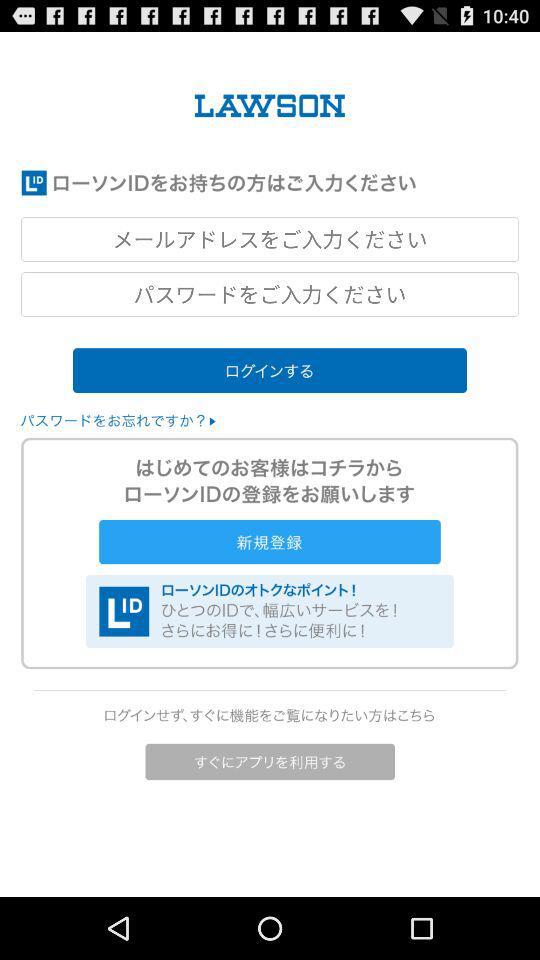 Image resolution: width=540 pixels, height=960 pixels. Describe the element at coordinates (270, 239) in the screenshot. I see `lawson log in id space` at that location.